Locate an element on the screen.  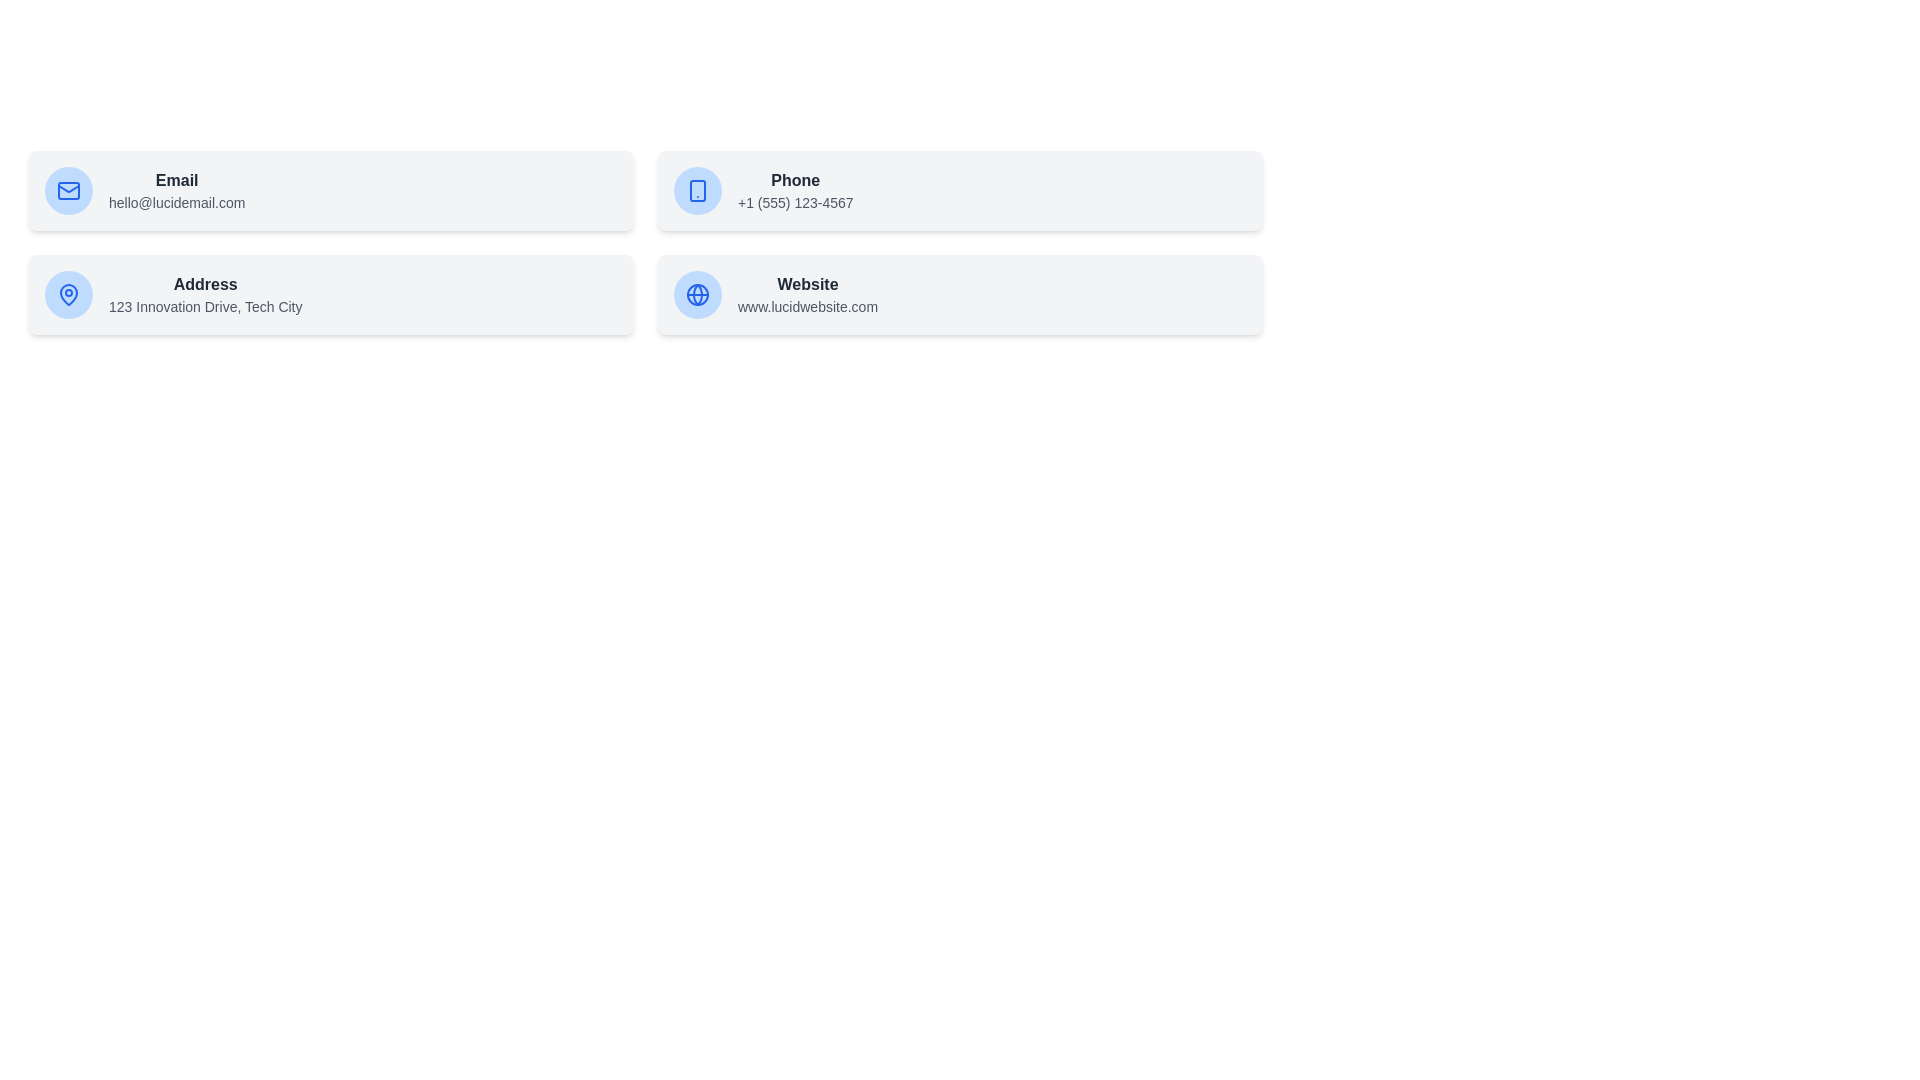
the 'Address' information display panel which has a gray background, rounded corners, and contains a pin icon. This action is intended for accessibility purposes is located at coordinates (331, 294).